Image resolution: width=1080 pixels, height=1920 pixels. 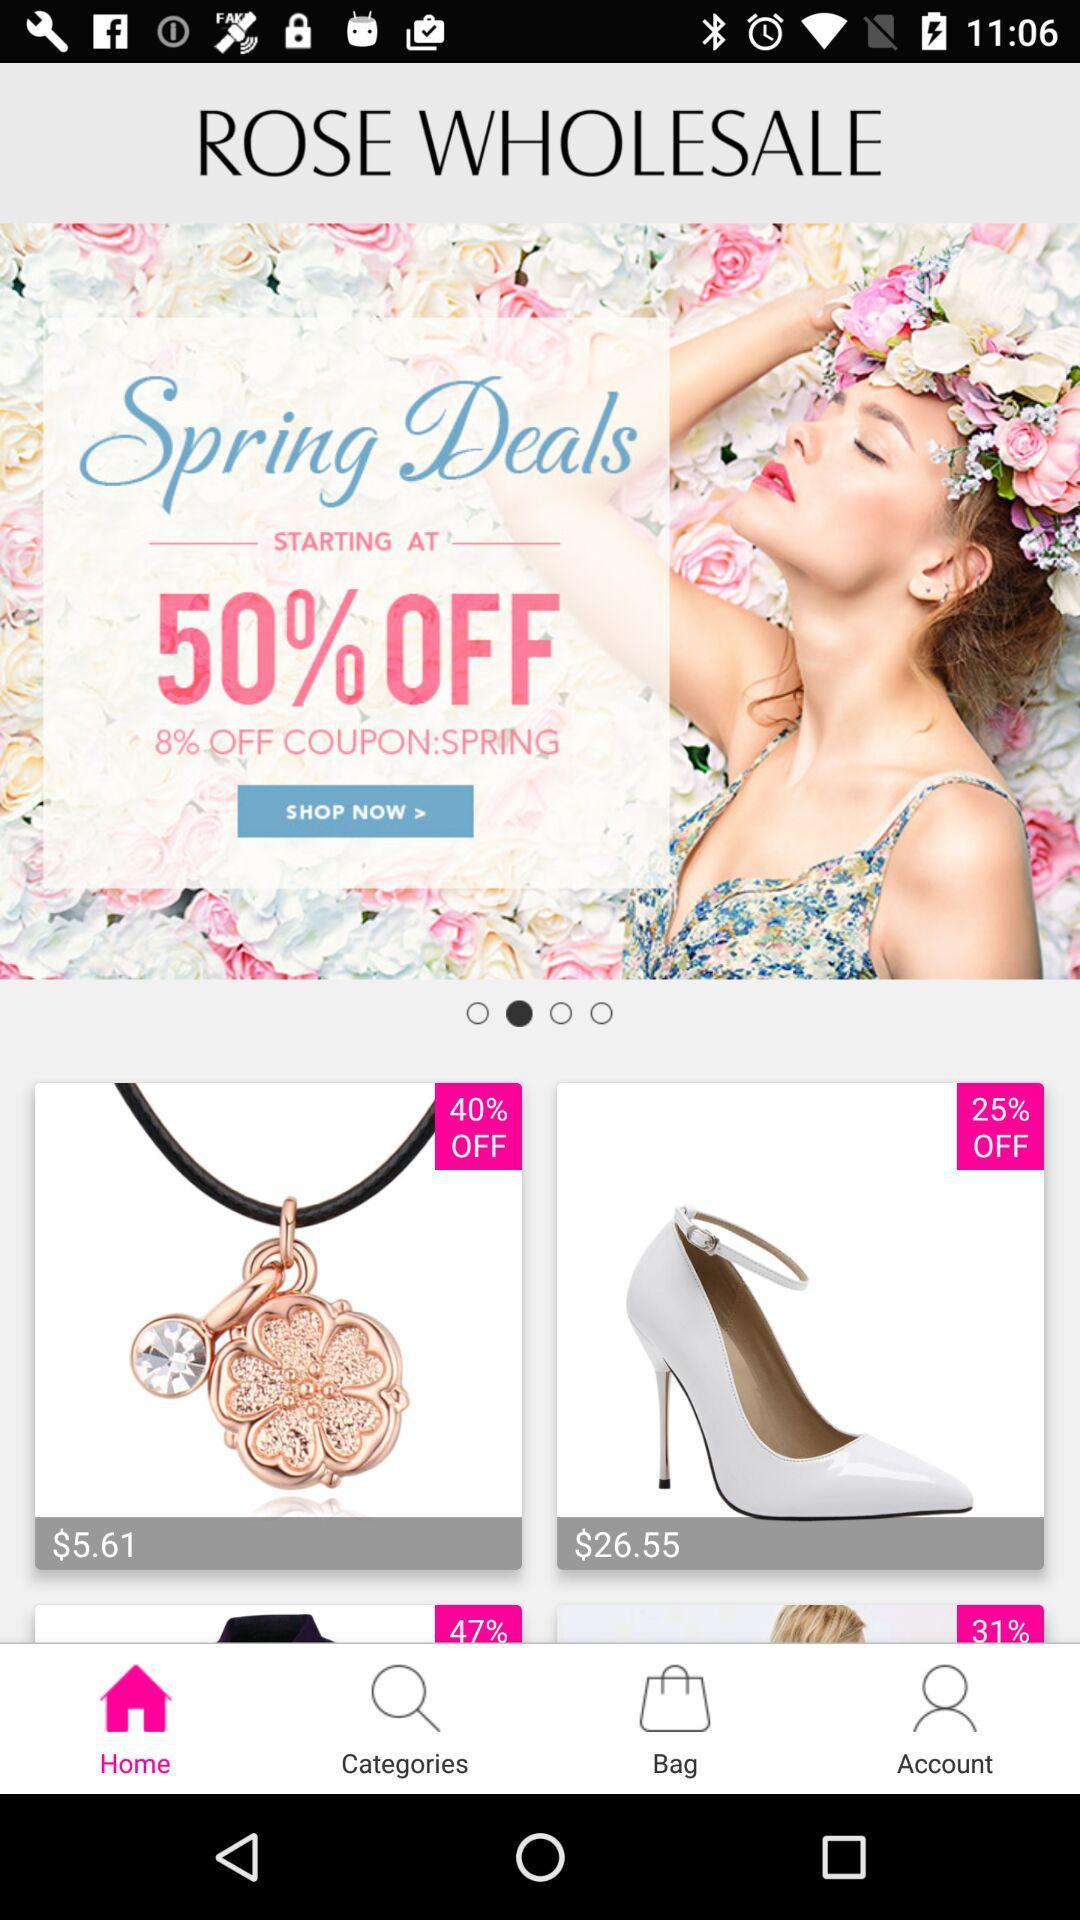 I want to click on first image, so click(x=278, y=1326).